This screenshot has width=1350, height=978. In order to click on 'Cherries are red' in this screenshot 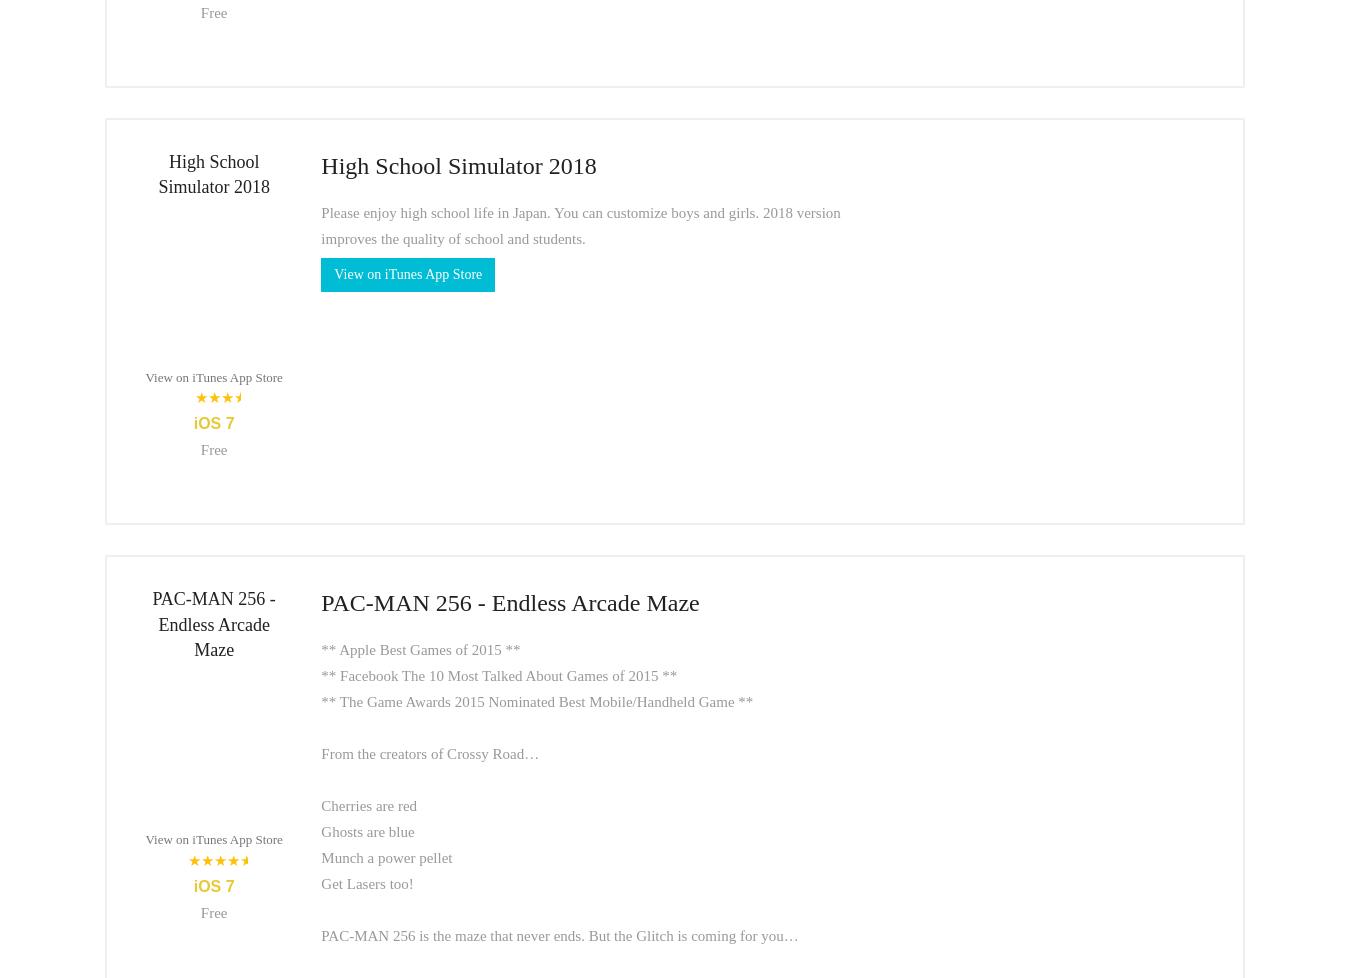, I will do `click(320, 803)`.